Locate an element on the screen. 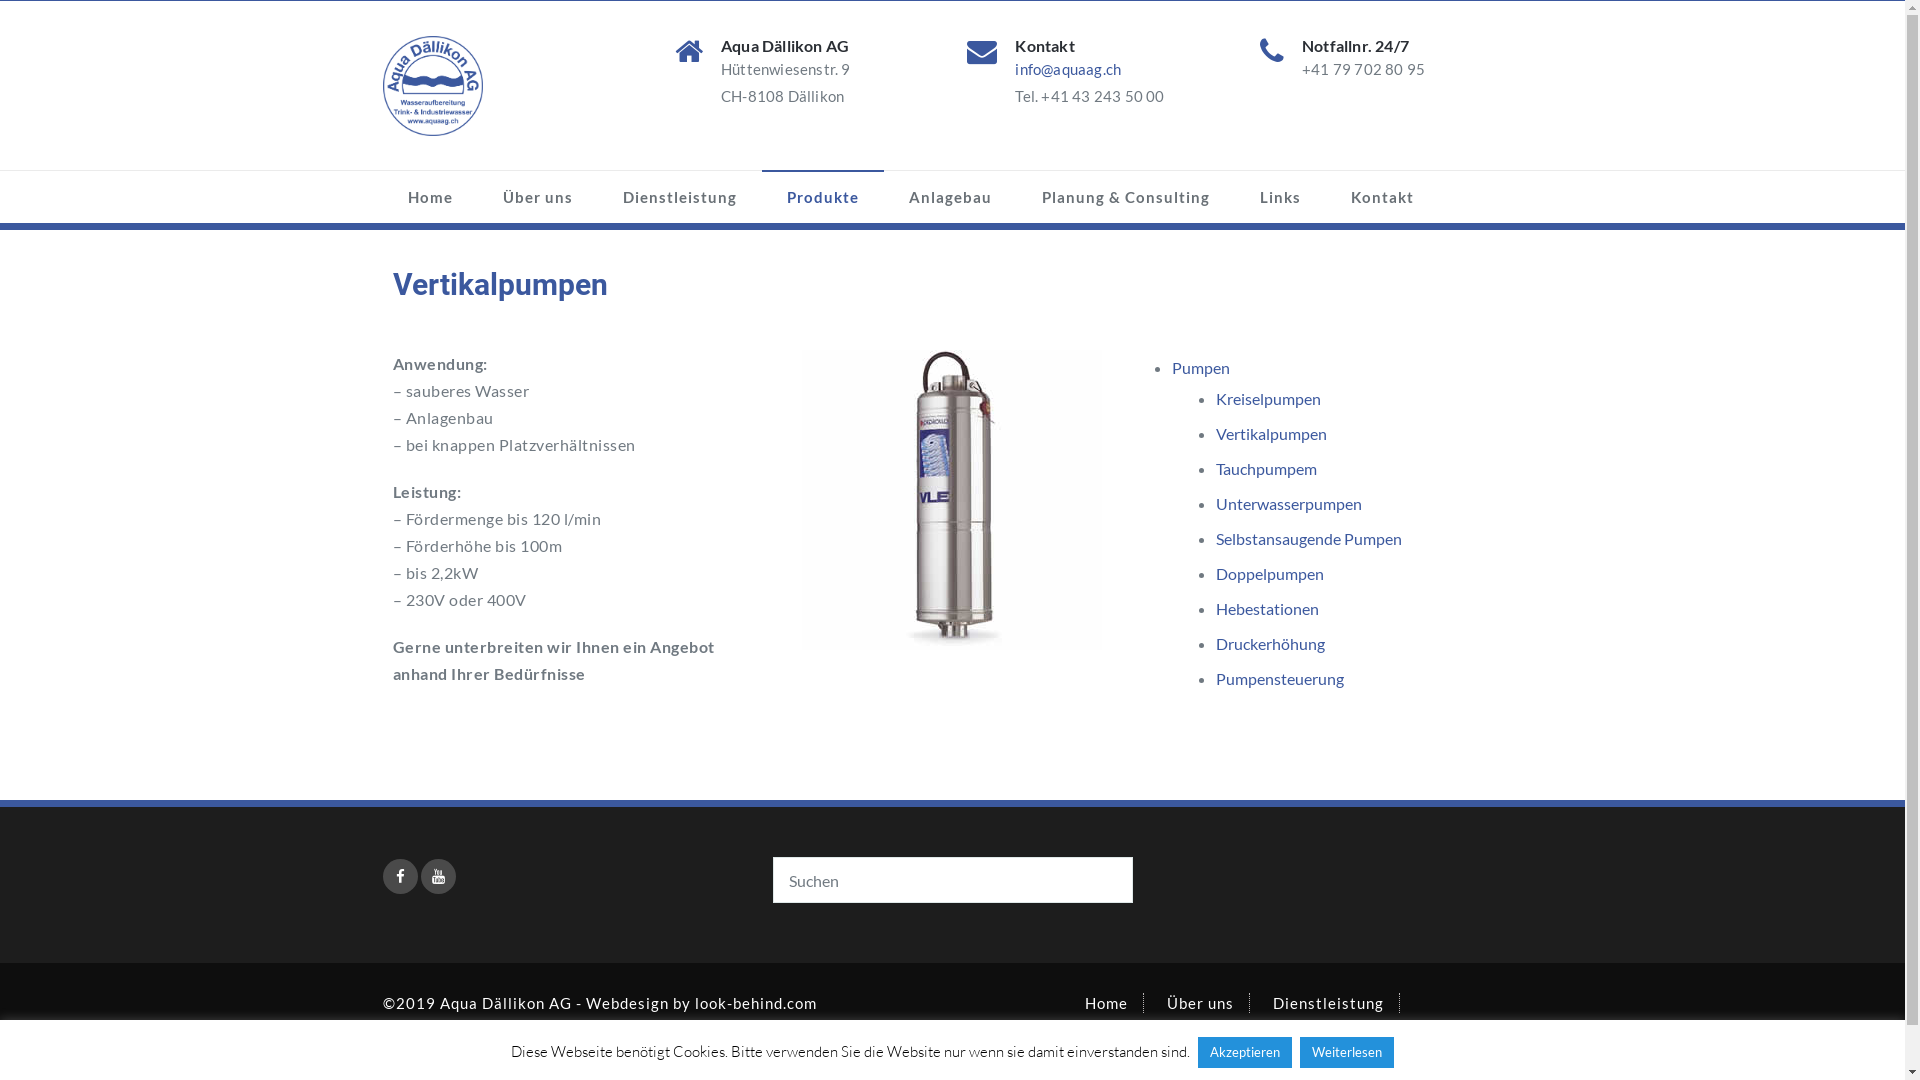  'Home' is located at coordinates (1083, 1002).